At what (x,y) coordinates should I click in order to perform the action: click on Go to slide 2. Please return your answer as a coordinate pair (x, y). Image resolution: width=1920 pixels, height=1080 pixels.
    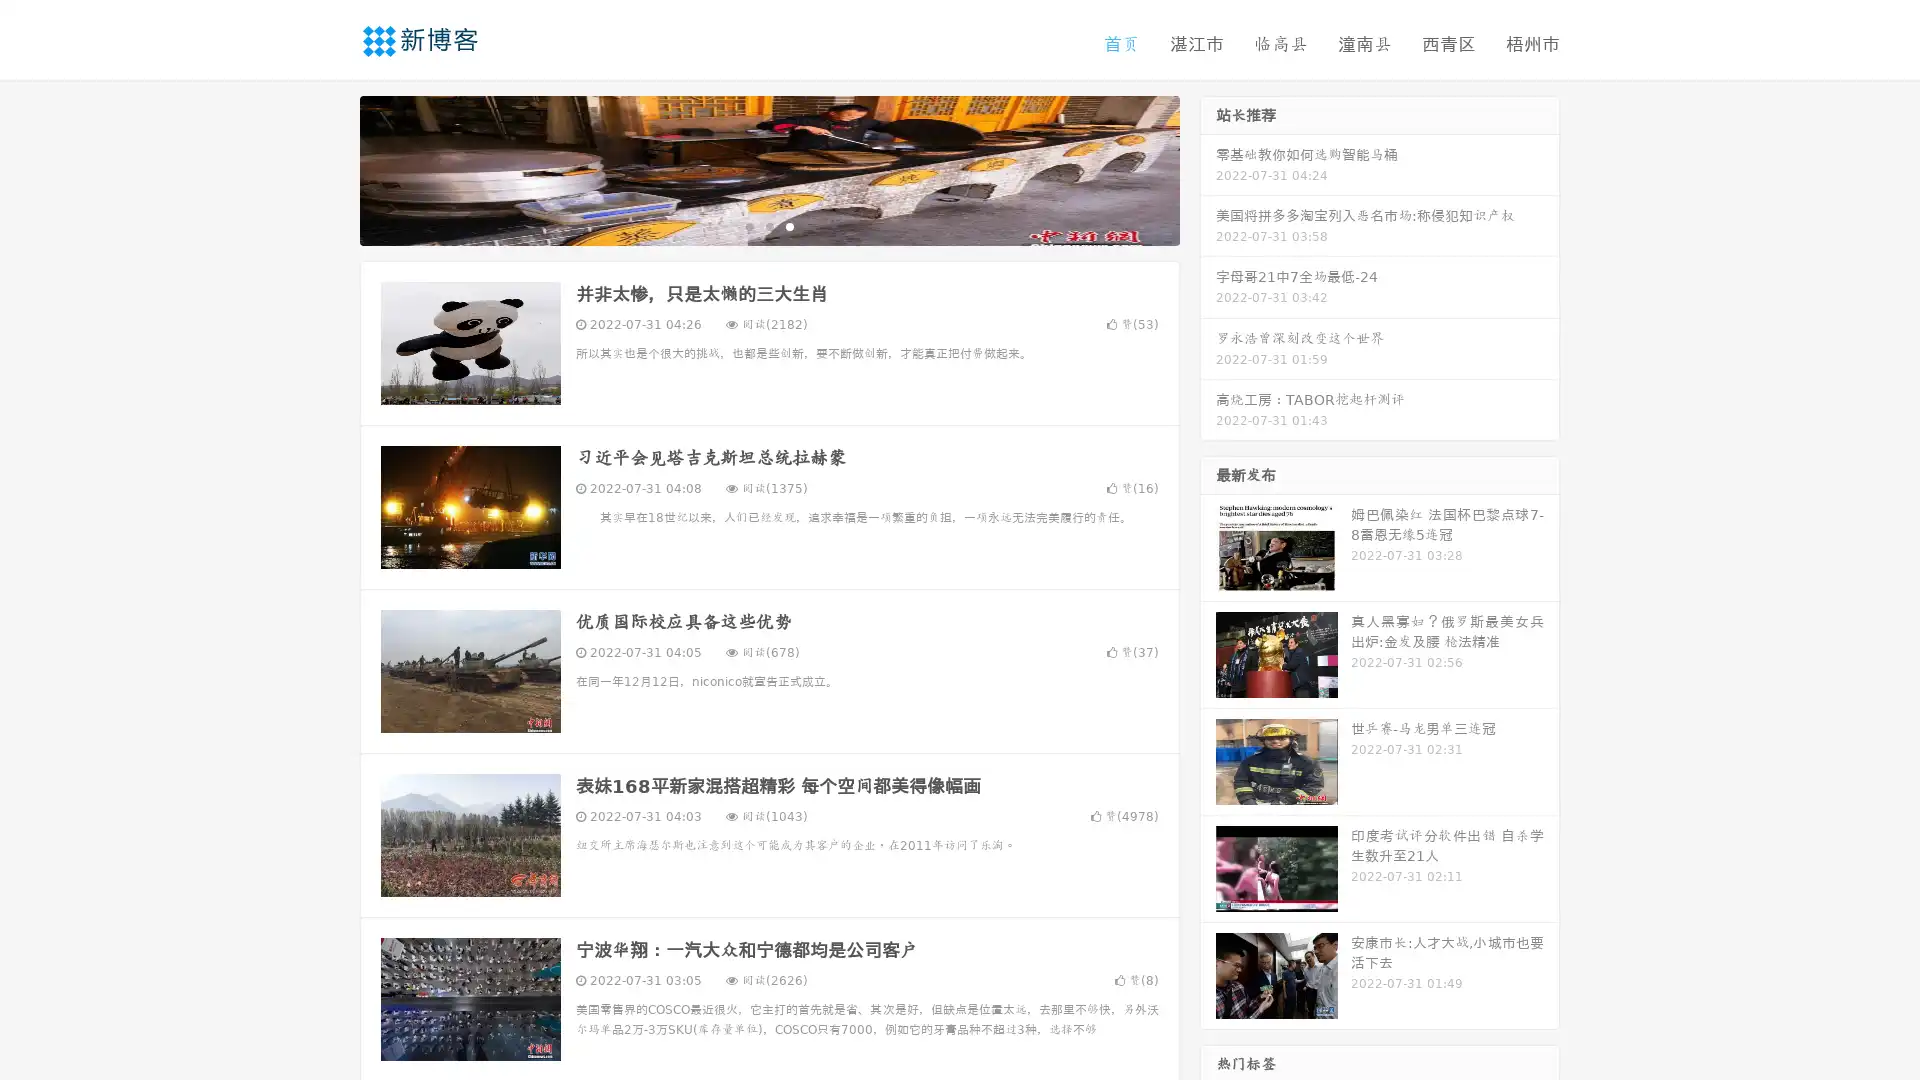
    Looking at the image, I should click on (768, 225).